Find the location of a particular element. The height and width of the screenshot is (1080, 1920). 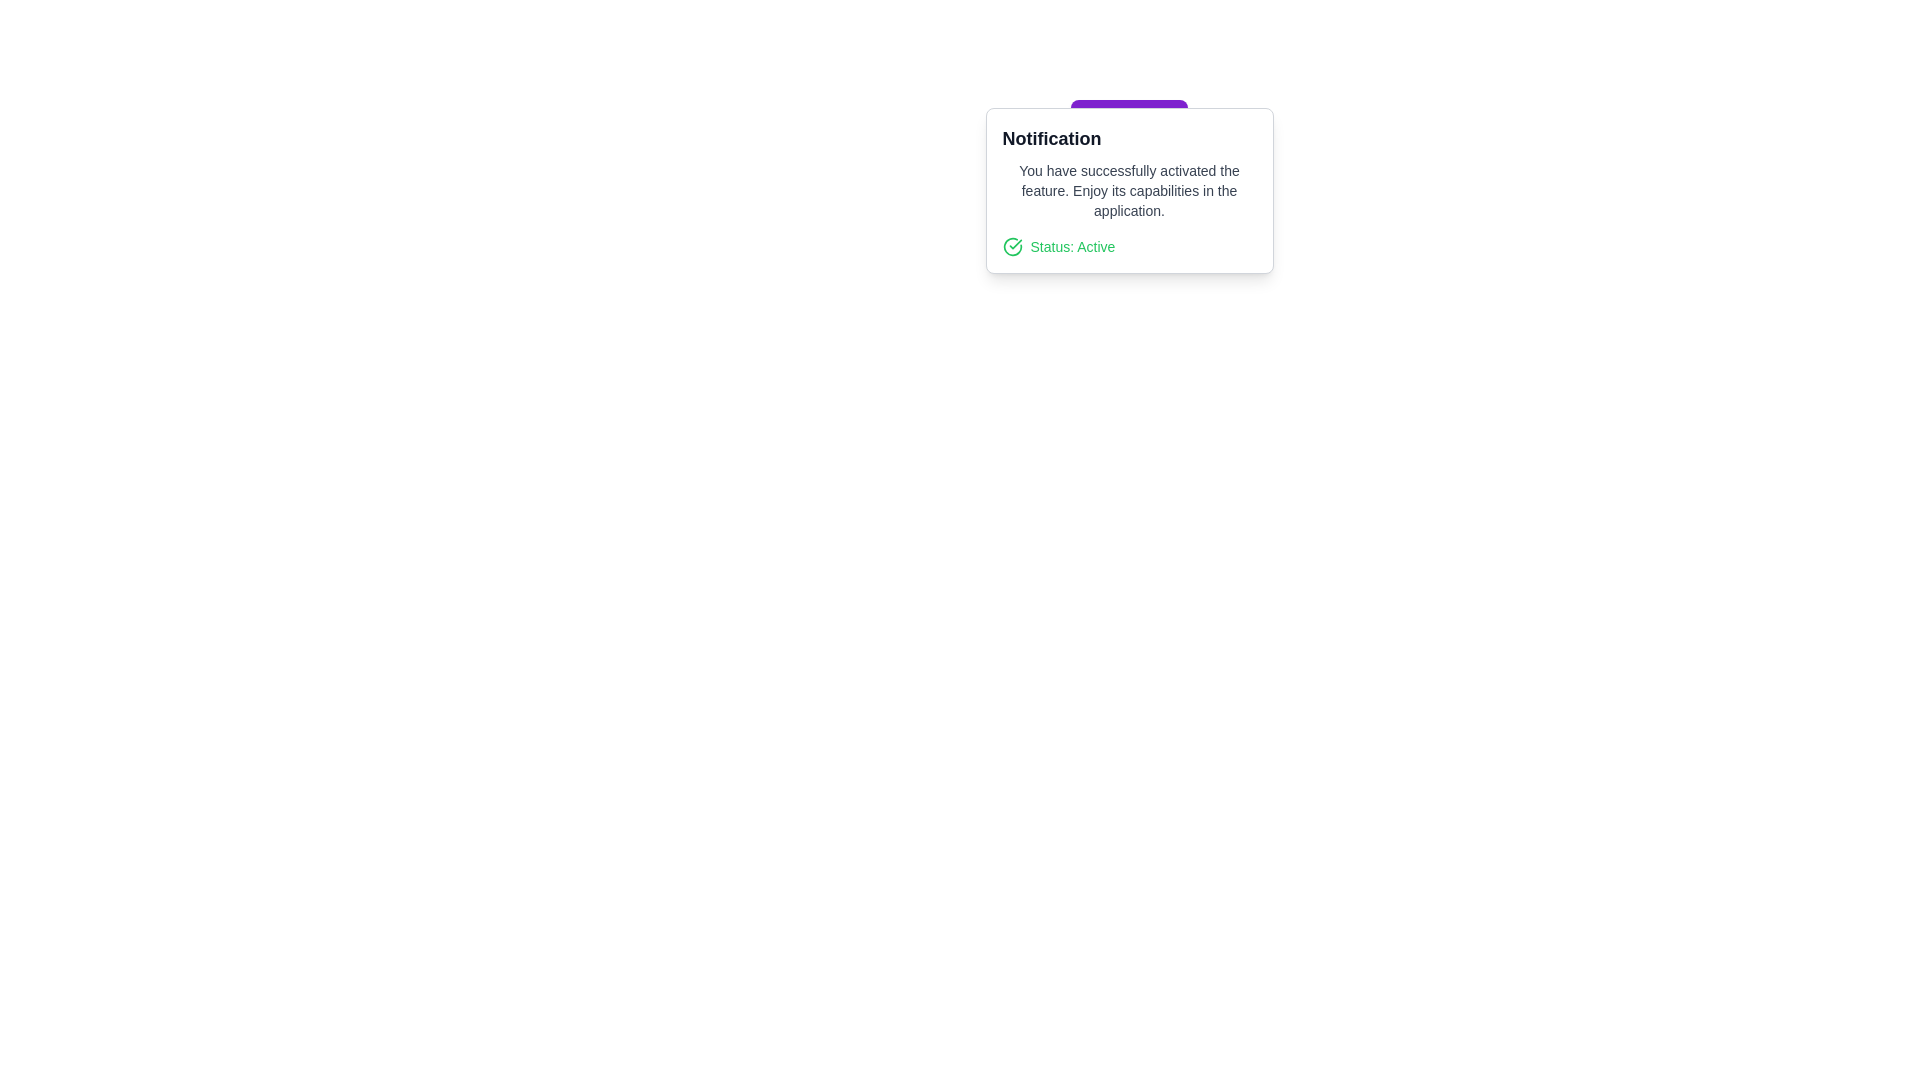

the 'Status: Active' indicator text with a green checkmark icon, which indicates a positive or active state, positioned below the notification message about feature activation is located at coordinates (1057, 245).